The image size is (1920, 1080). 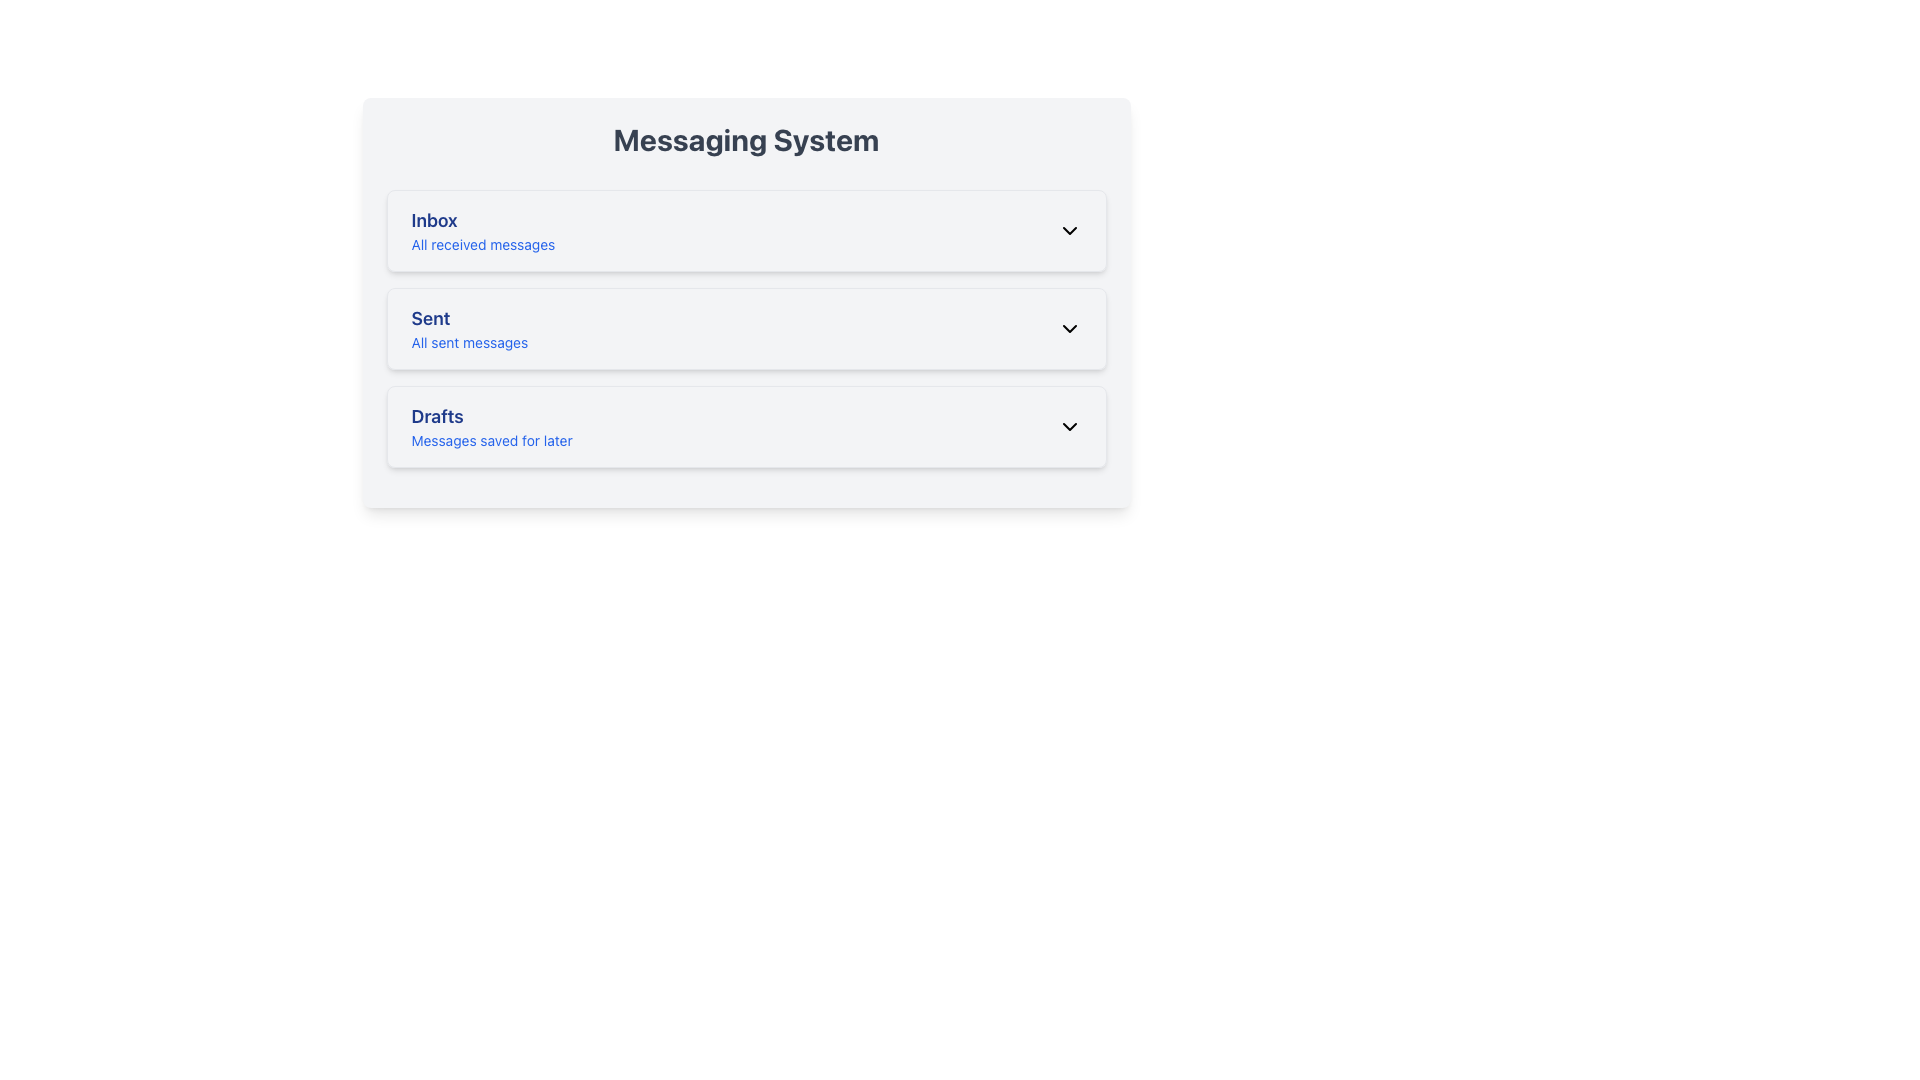 What do you see at coordinates (483, 244) in the screenshot?
I see `the text label that indicates 'All received messages', which is positioned below the 'Inbox' label within the inbox section` at bounding box center [483, 244].